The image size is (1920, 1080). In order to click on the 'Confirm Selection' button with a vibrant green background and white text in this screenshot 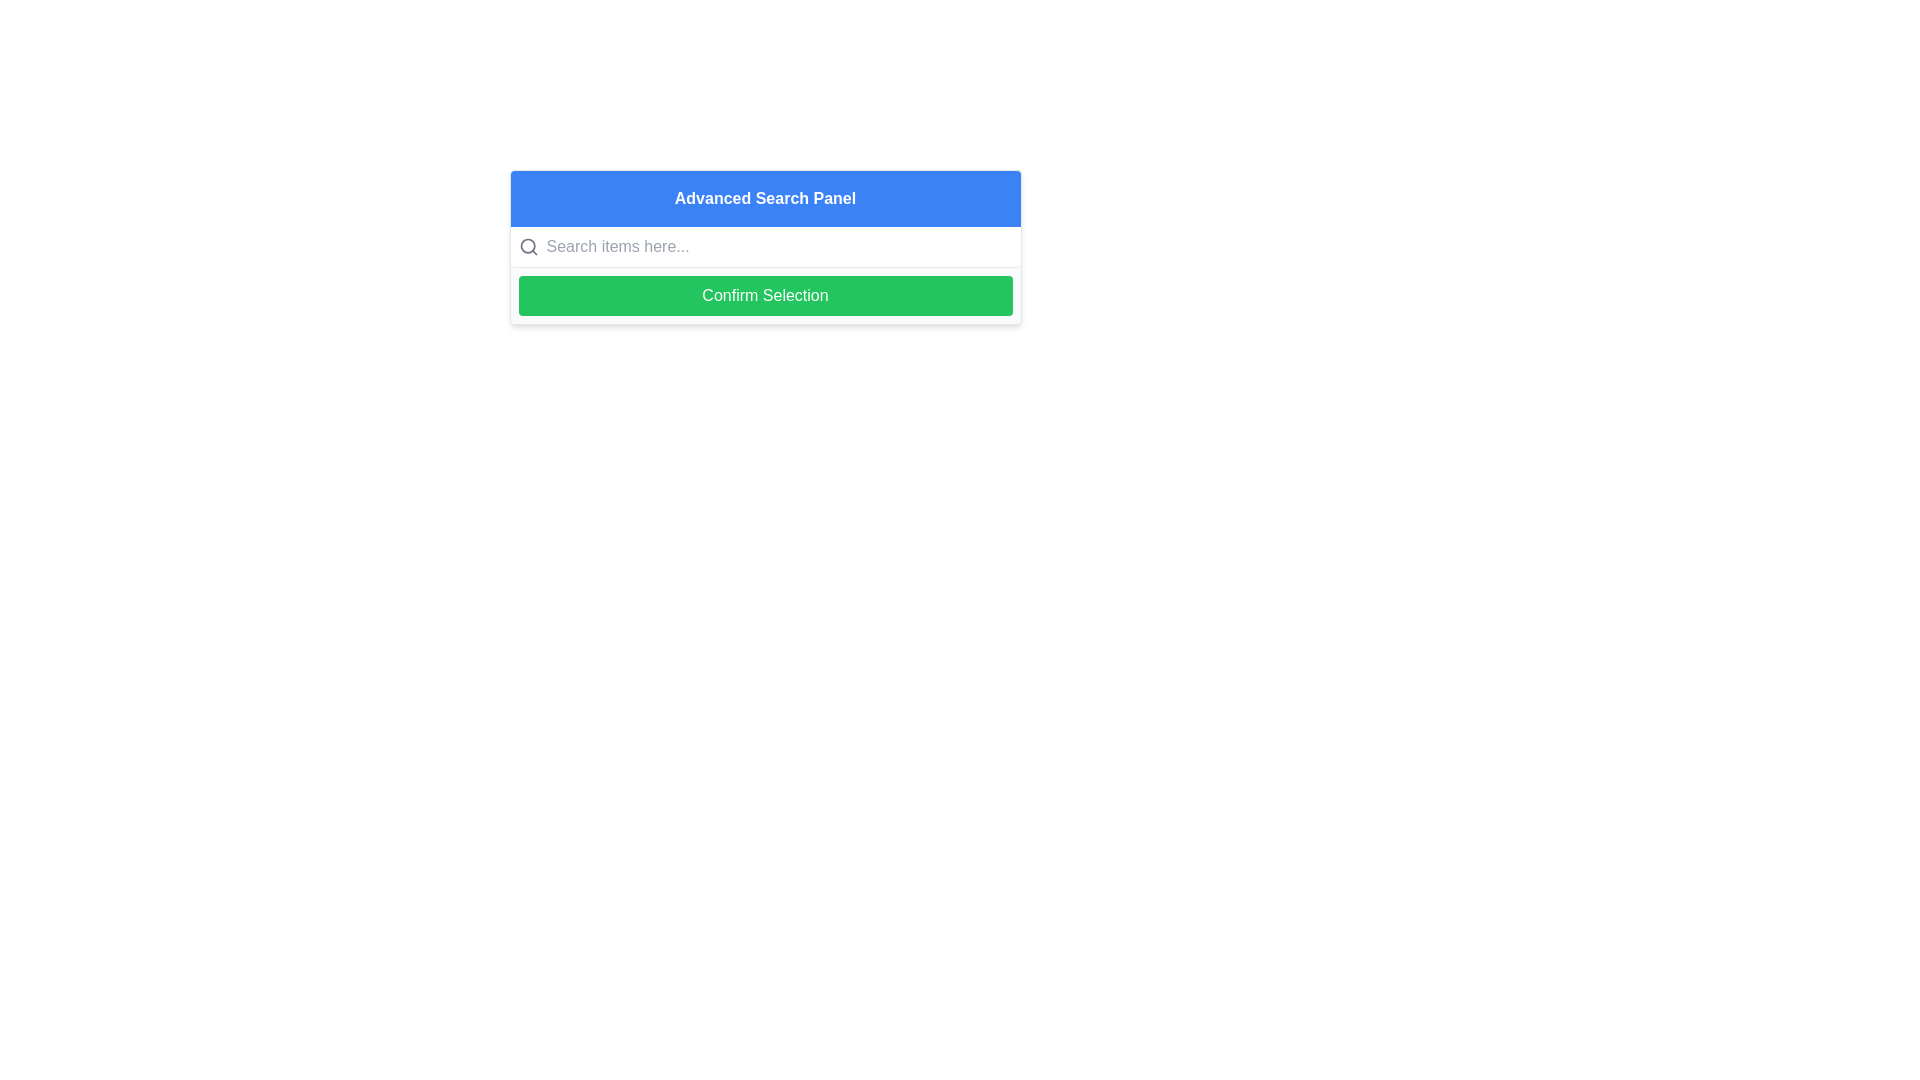, I will do `click(764, 296)`.